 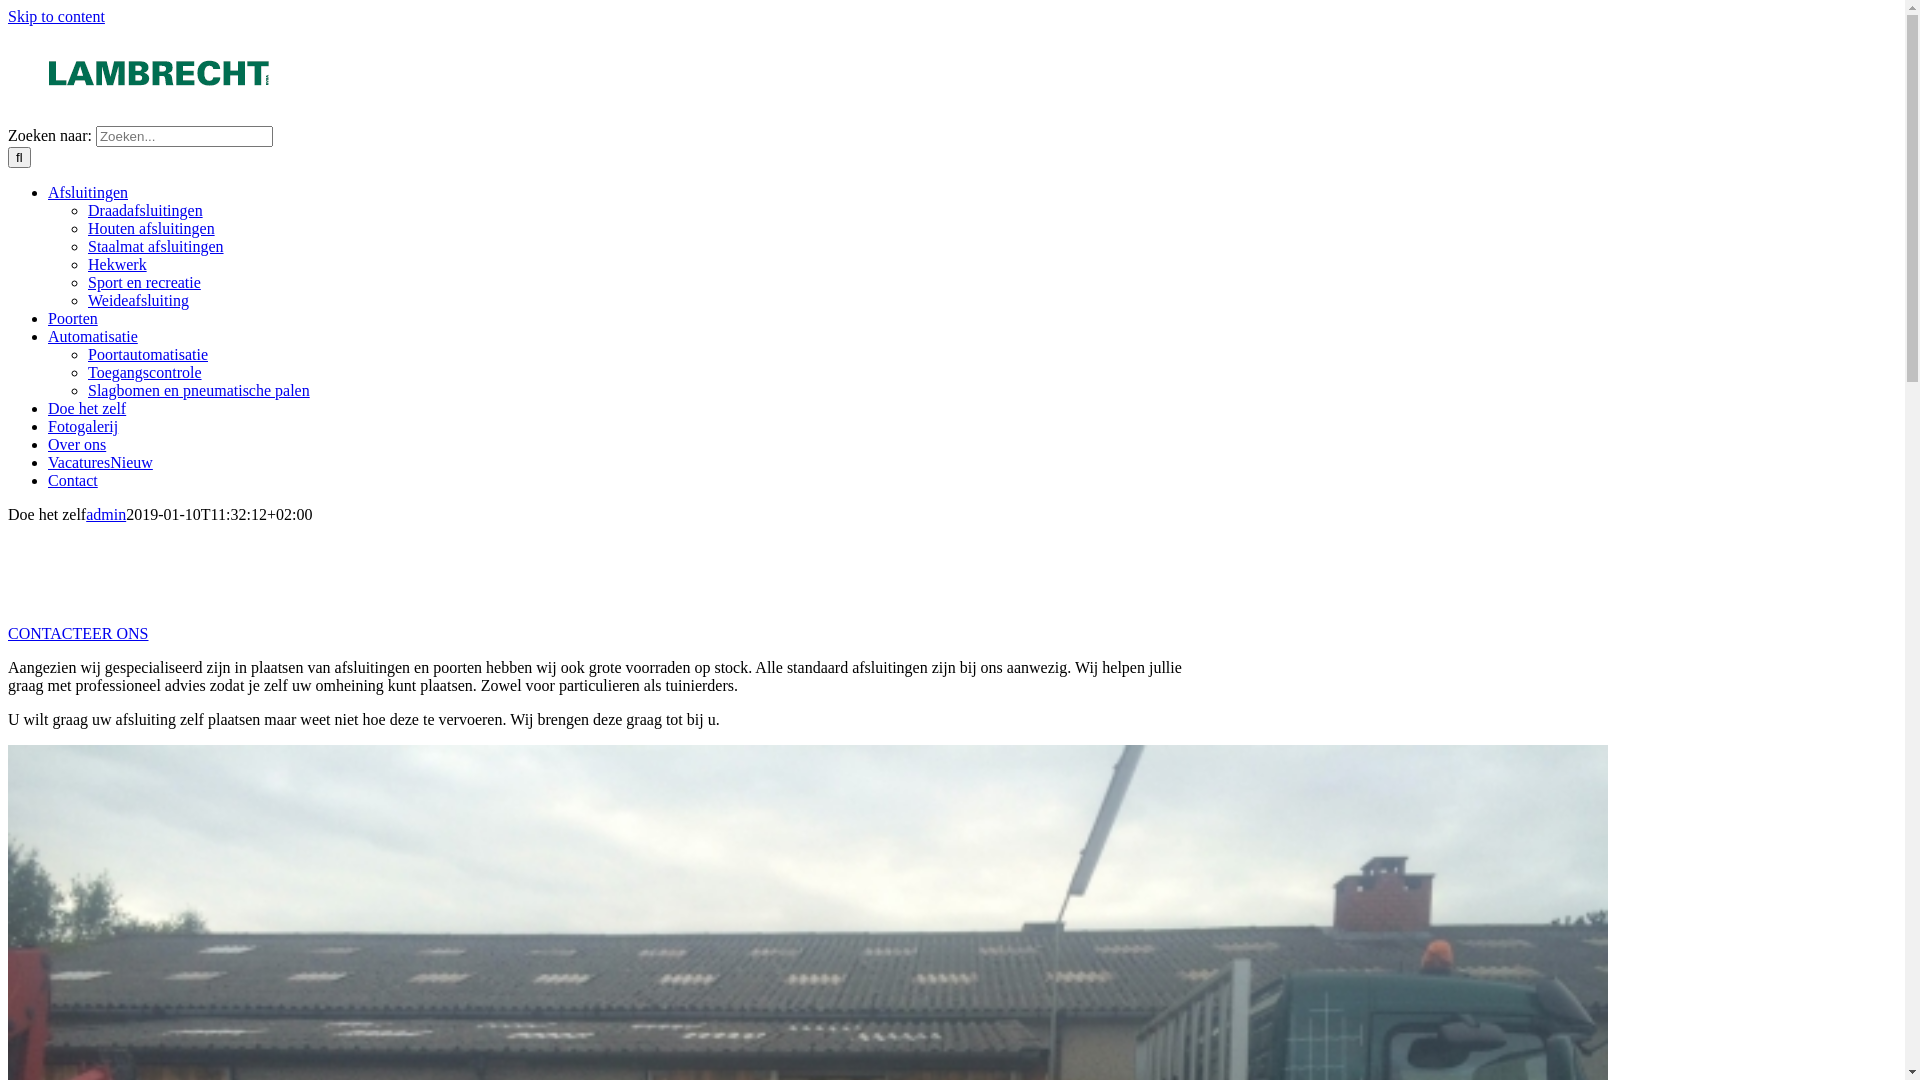 I want to click on 'Houten afsluitingen', so click(x=150, y=227).